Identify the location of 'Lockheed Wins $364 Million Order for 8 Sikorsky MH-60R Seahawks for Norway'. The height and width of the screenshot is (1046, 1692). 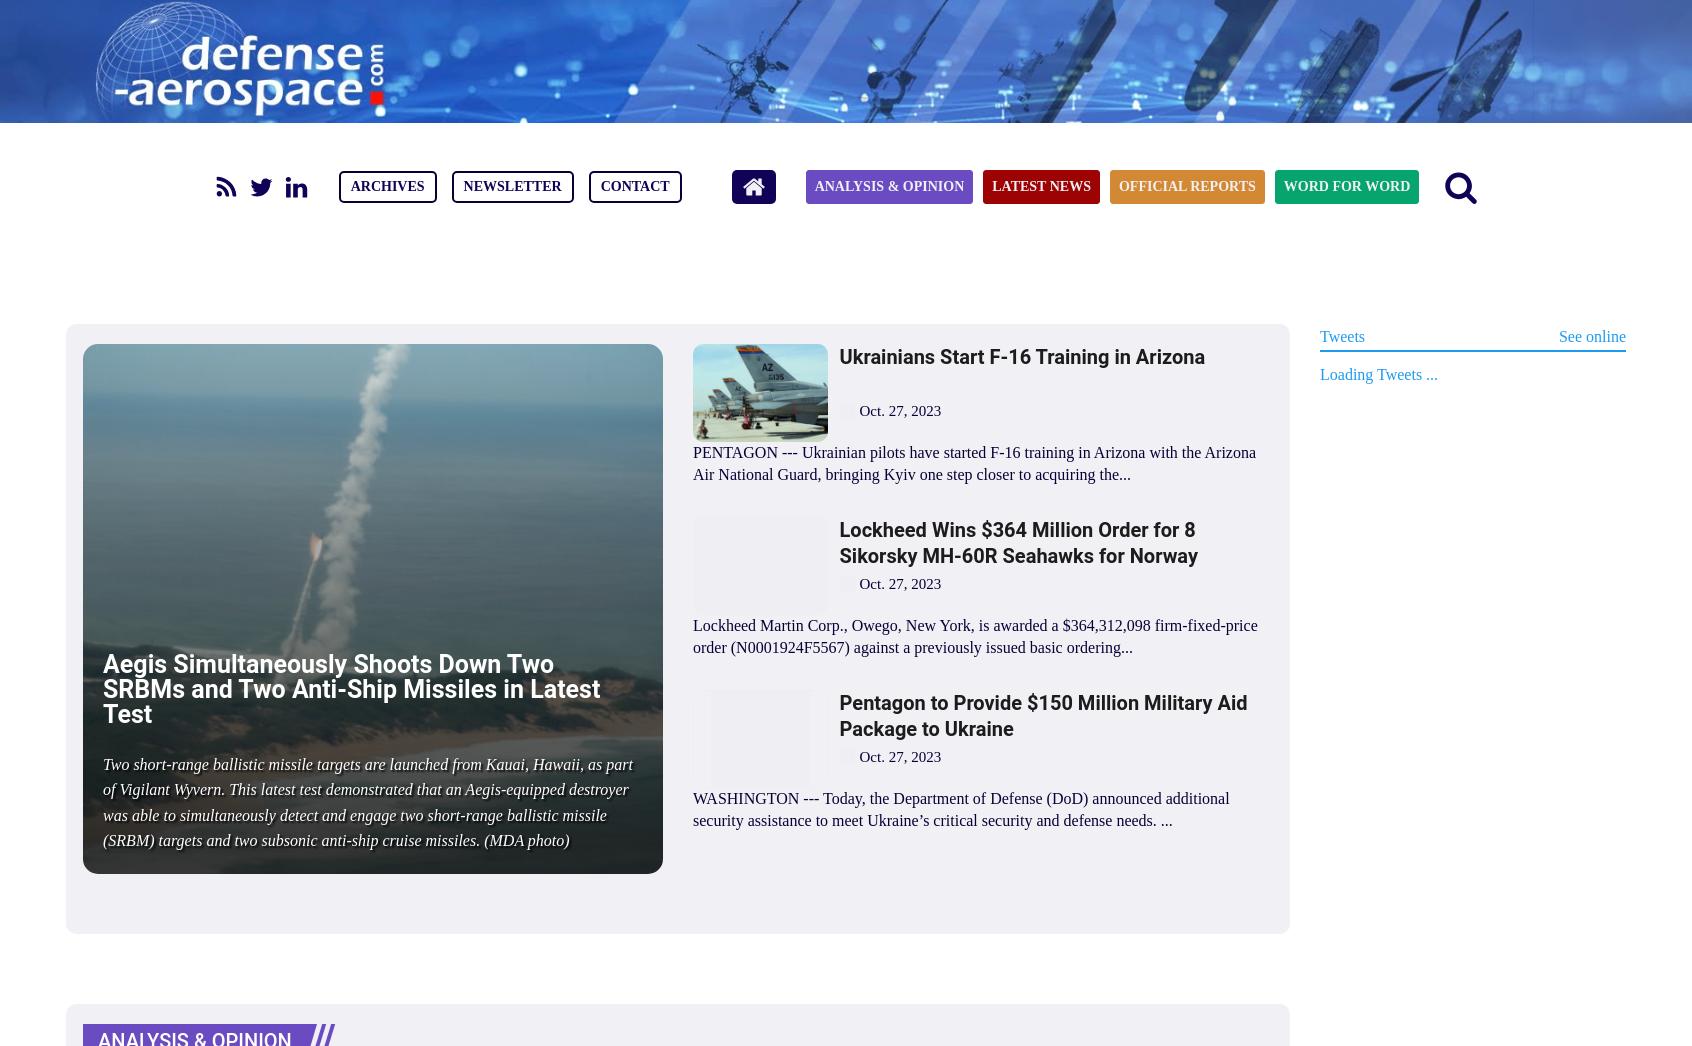
(839, 541).